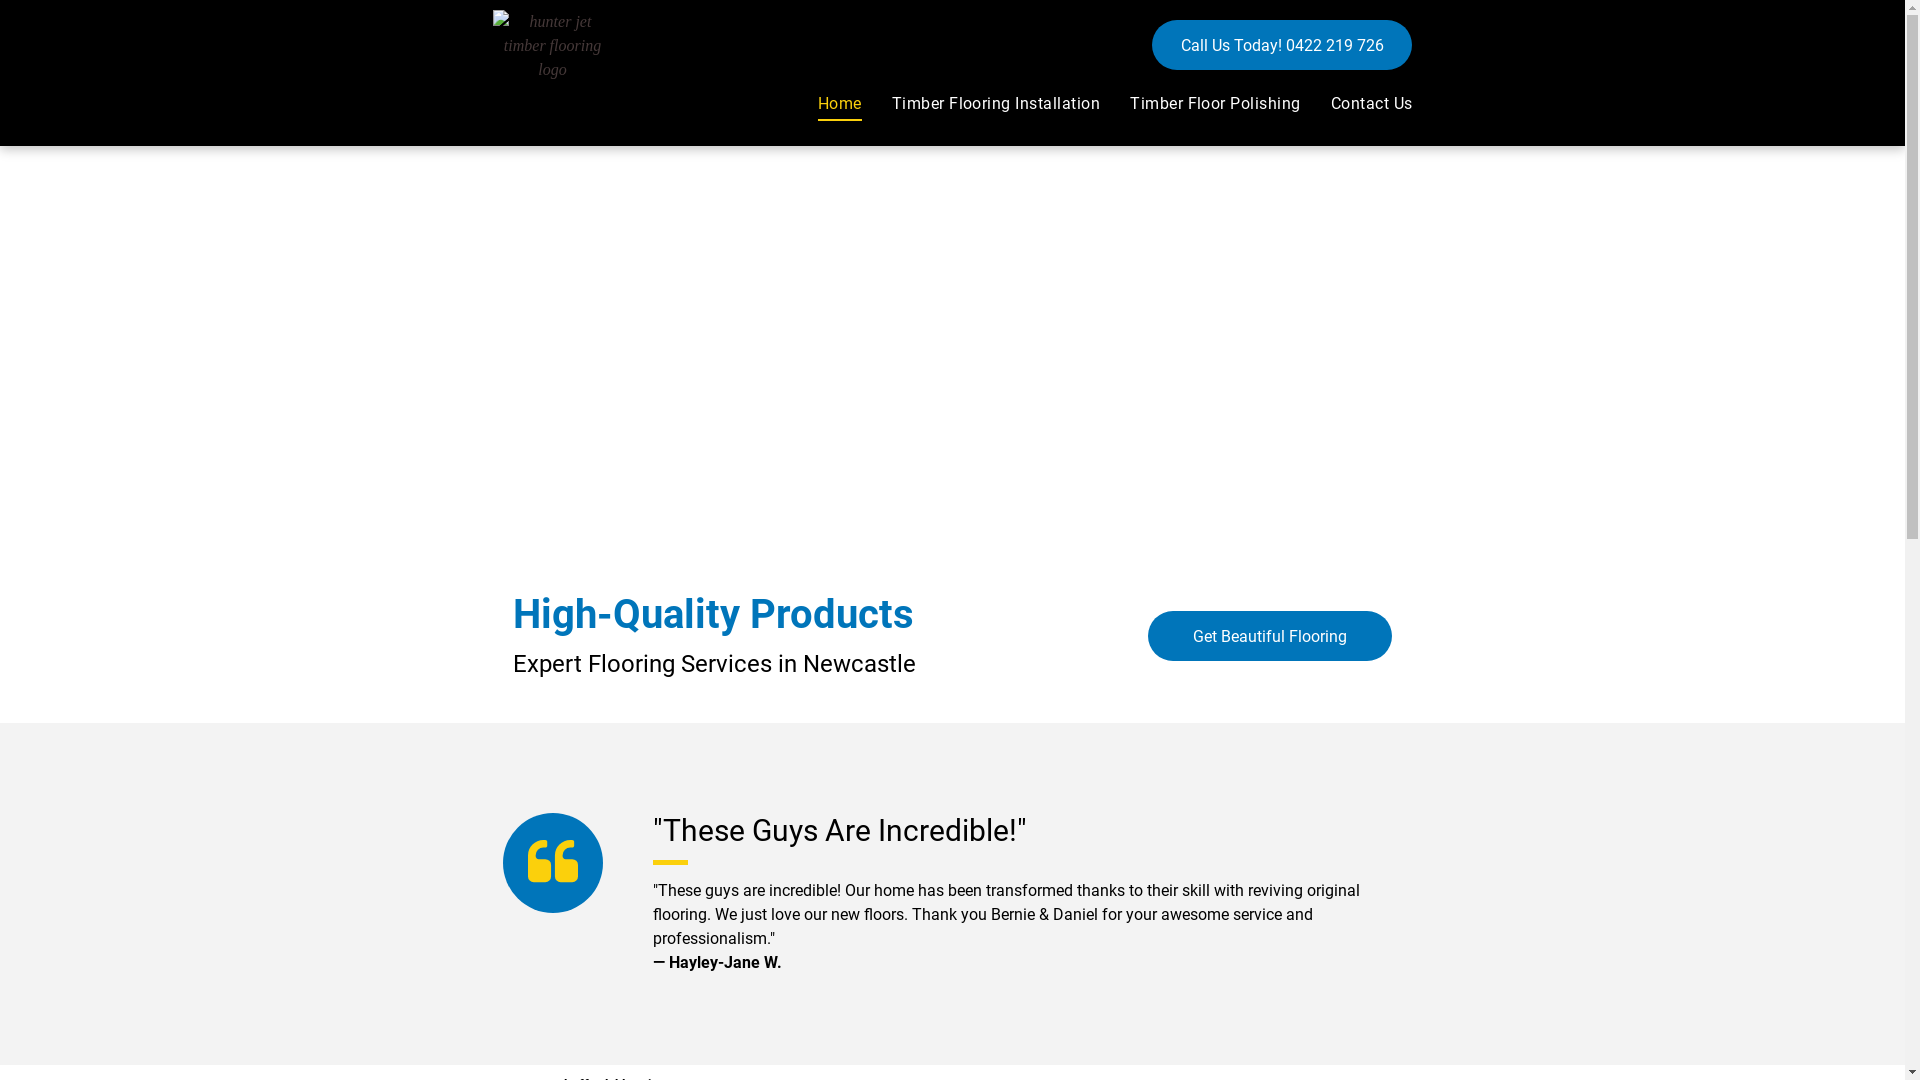 The width and height of the screenshot is (1920, 1080). What do you see at coordinates (1269, 636) in the screenshot?
I see `'Get Beautiful Flooring'` at bounding box center [1269, 636].